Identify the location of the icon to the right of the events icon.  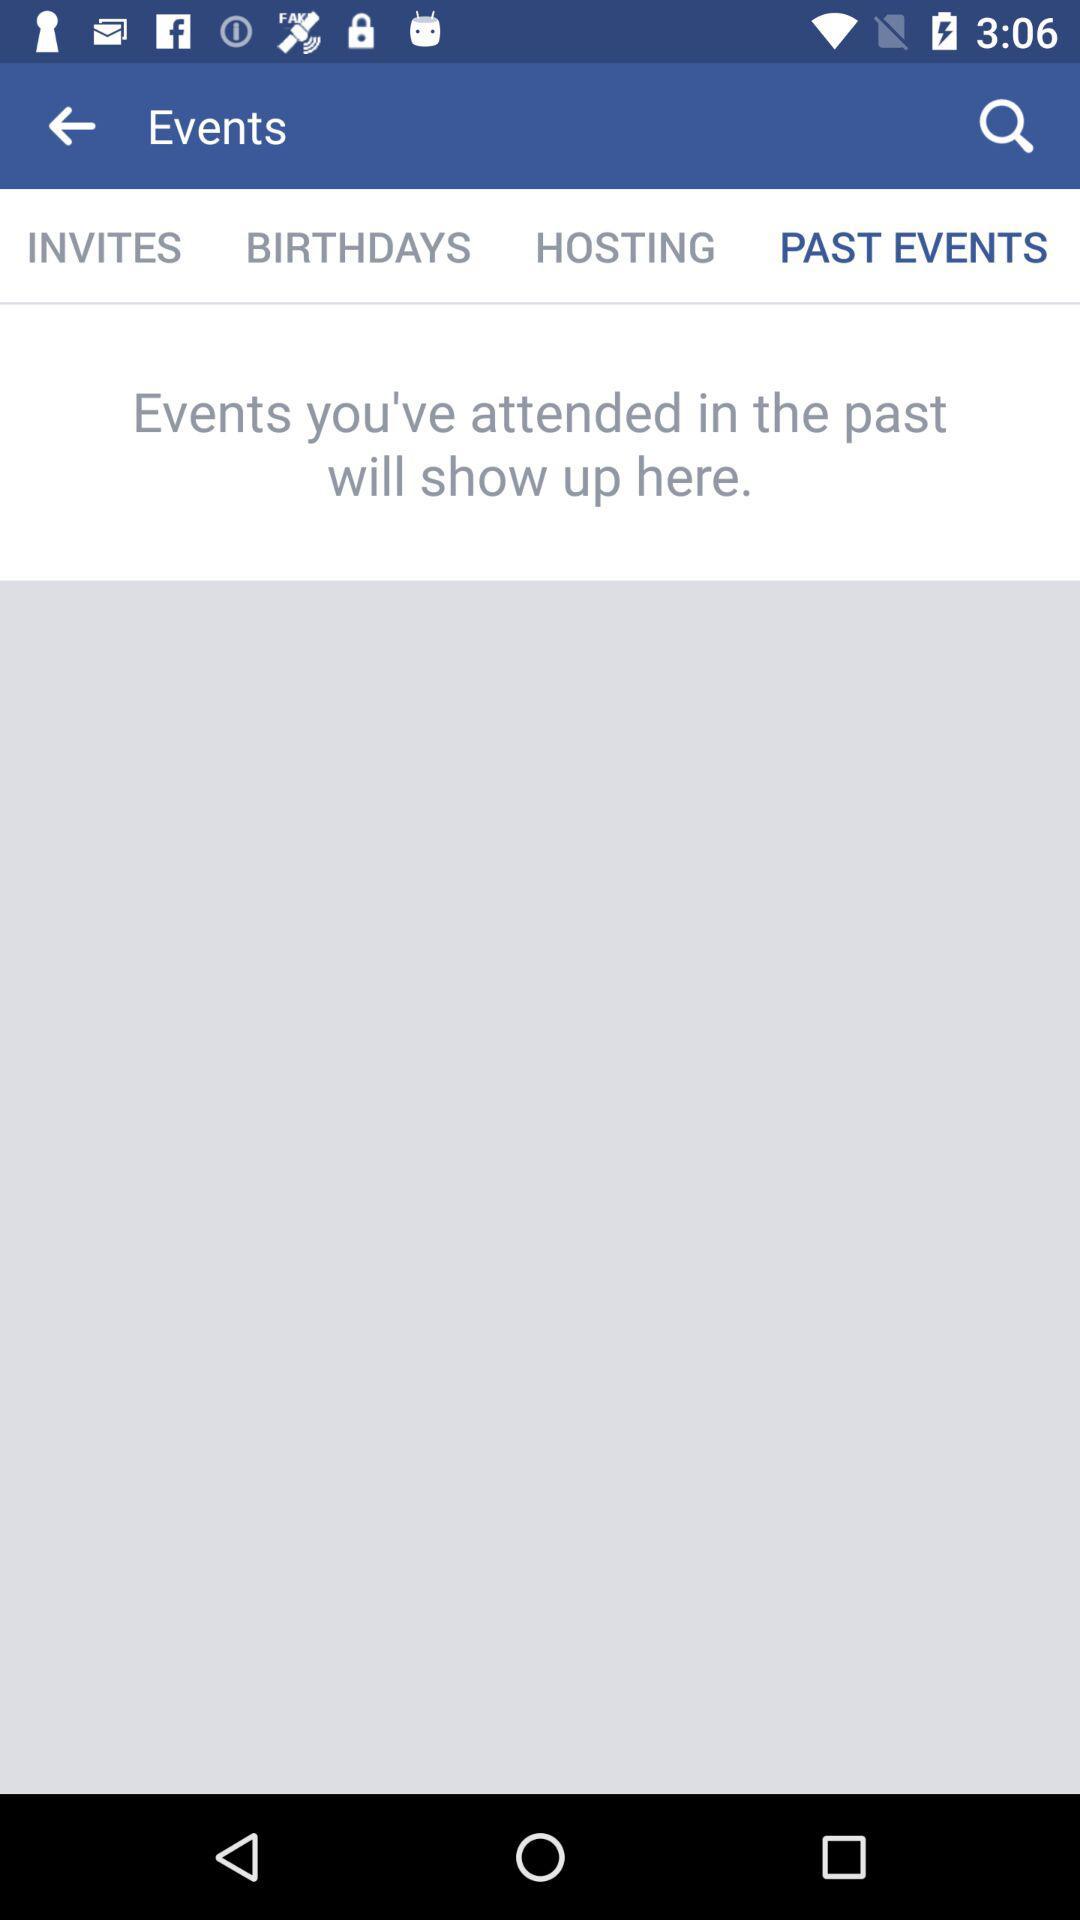
(1006, 124).